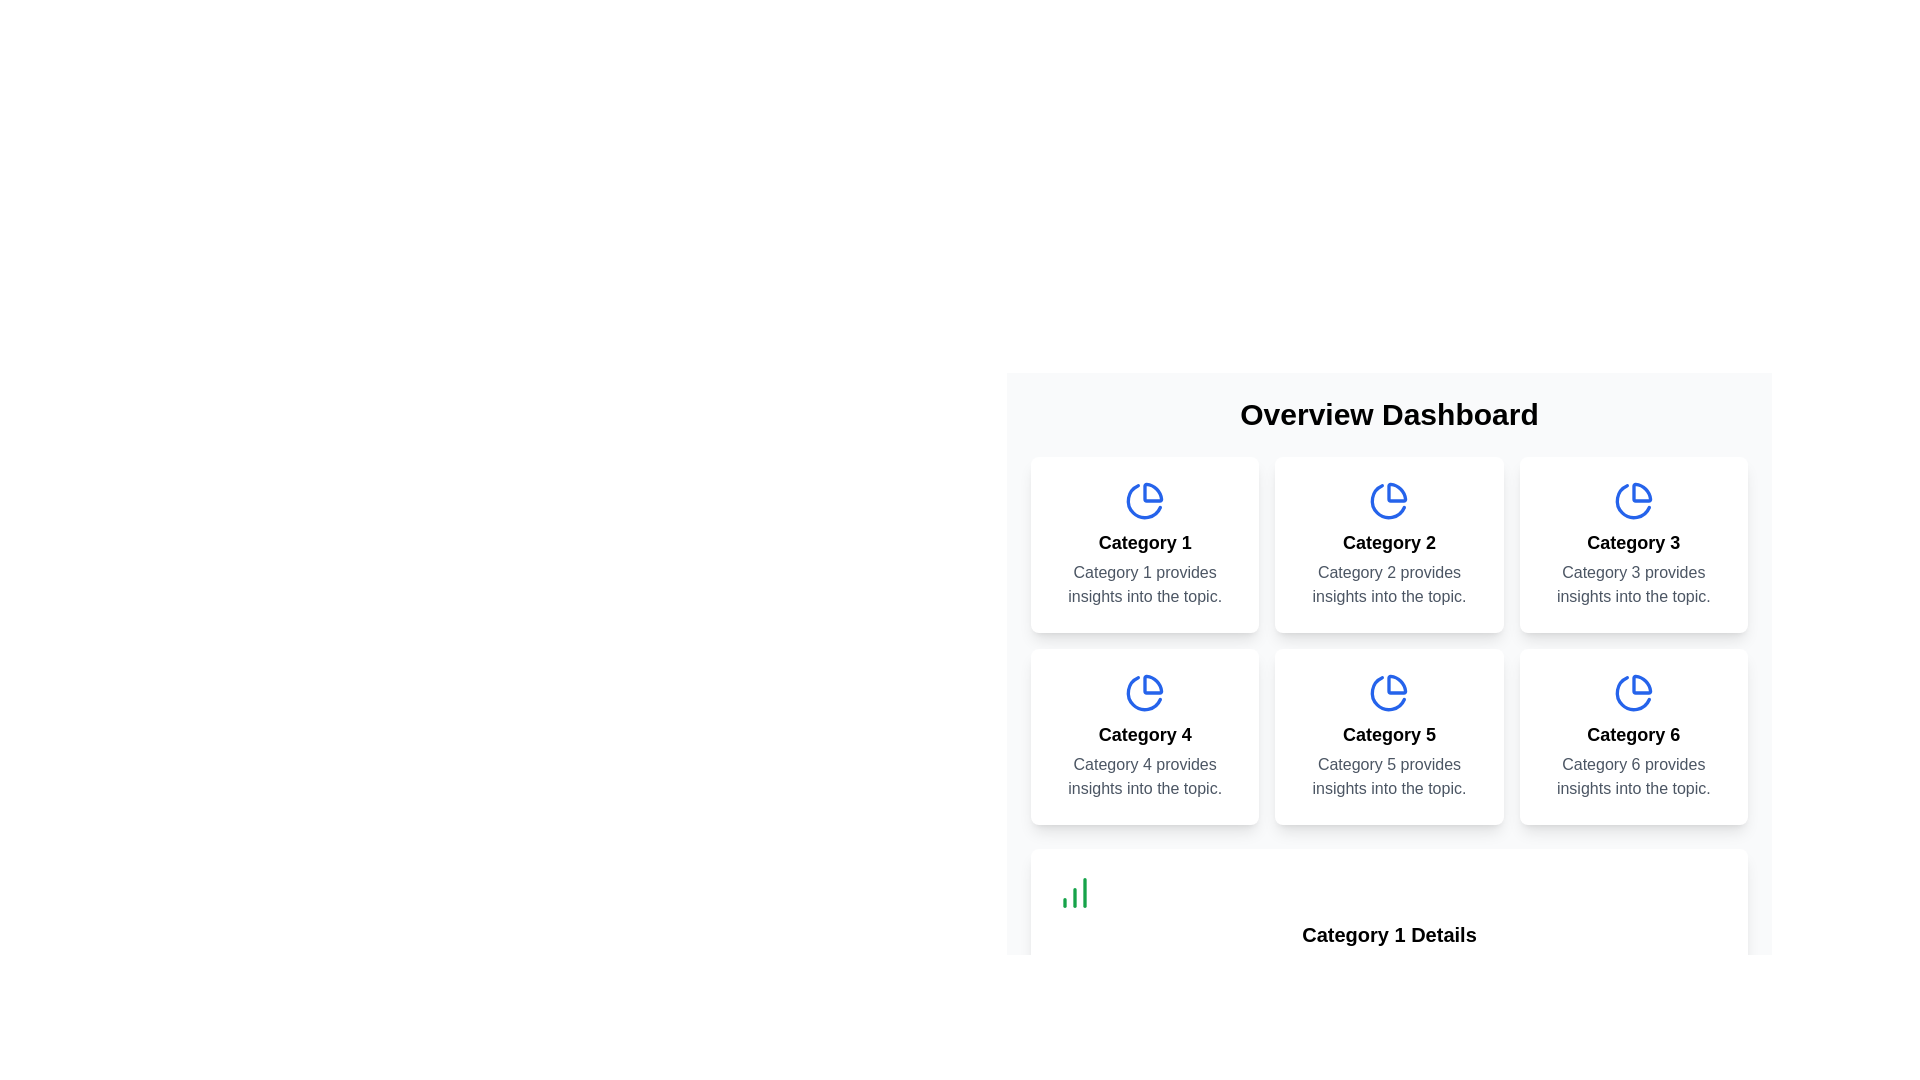  What do you see at coordinates (1633, 692) in the screenshot?
I see `the blue pie chart icon located in the 'Category 6' section, which serves as a visual indicator` at bounding box center [1633, 692].